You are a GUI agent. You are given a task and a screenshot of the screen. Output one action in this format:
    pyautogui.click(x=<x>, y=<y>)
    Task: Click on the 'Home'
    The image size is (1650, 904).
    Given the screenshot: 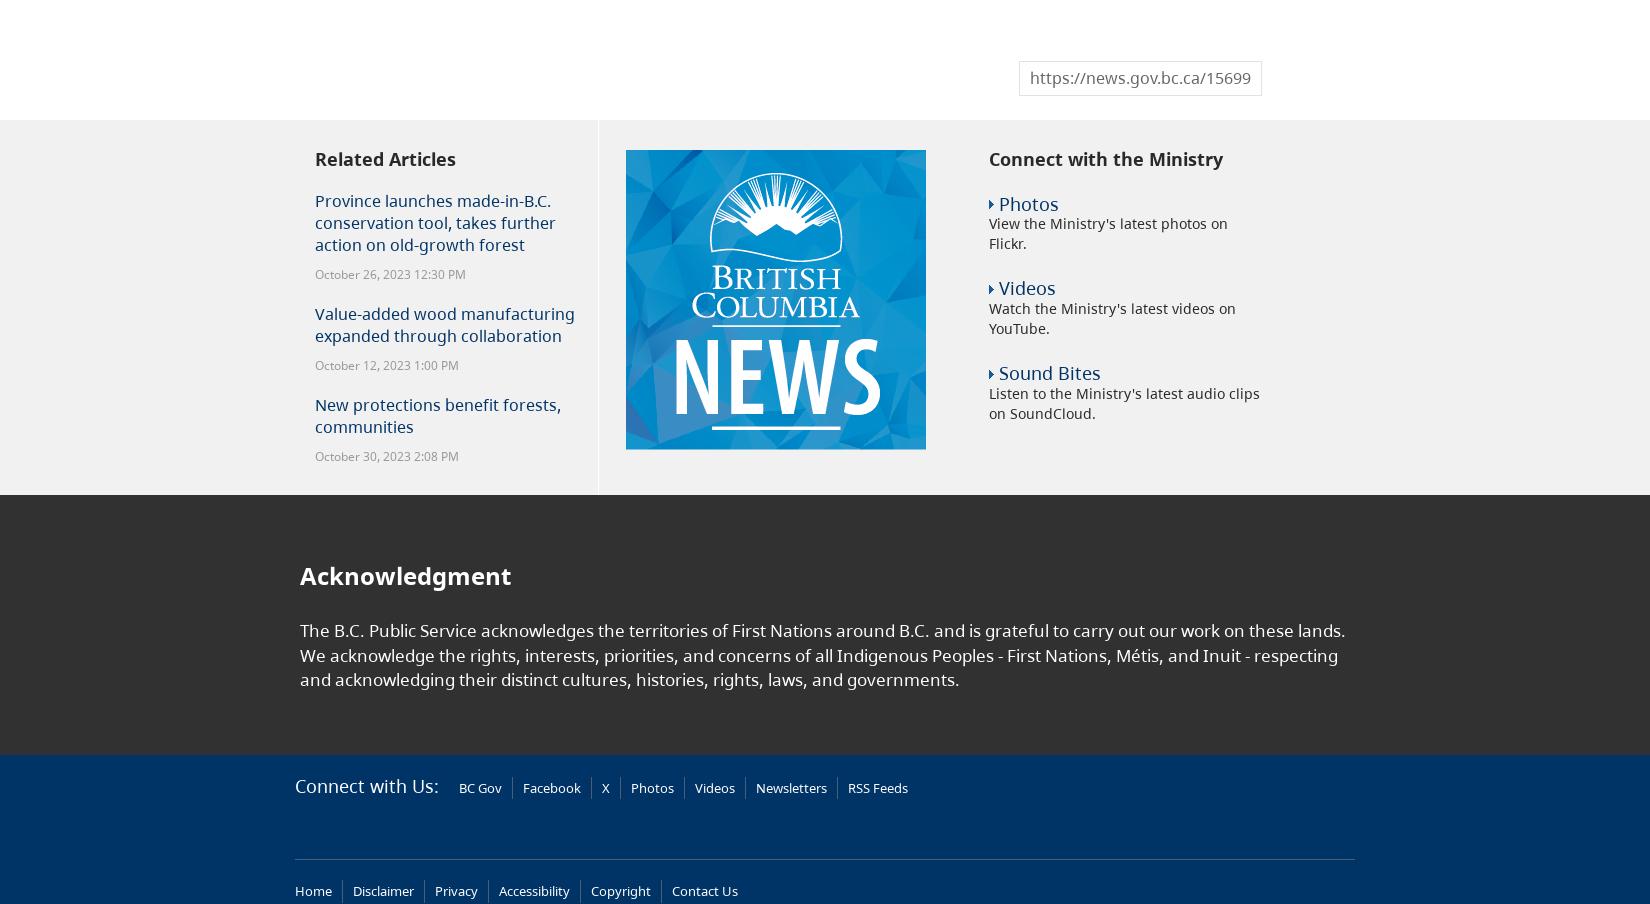 What is the action you would take?
    pyautogui.click(x=313, y=890)
    